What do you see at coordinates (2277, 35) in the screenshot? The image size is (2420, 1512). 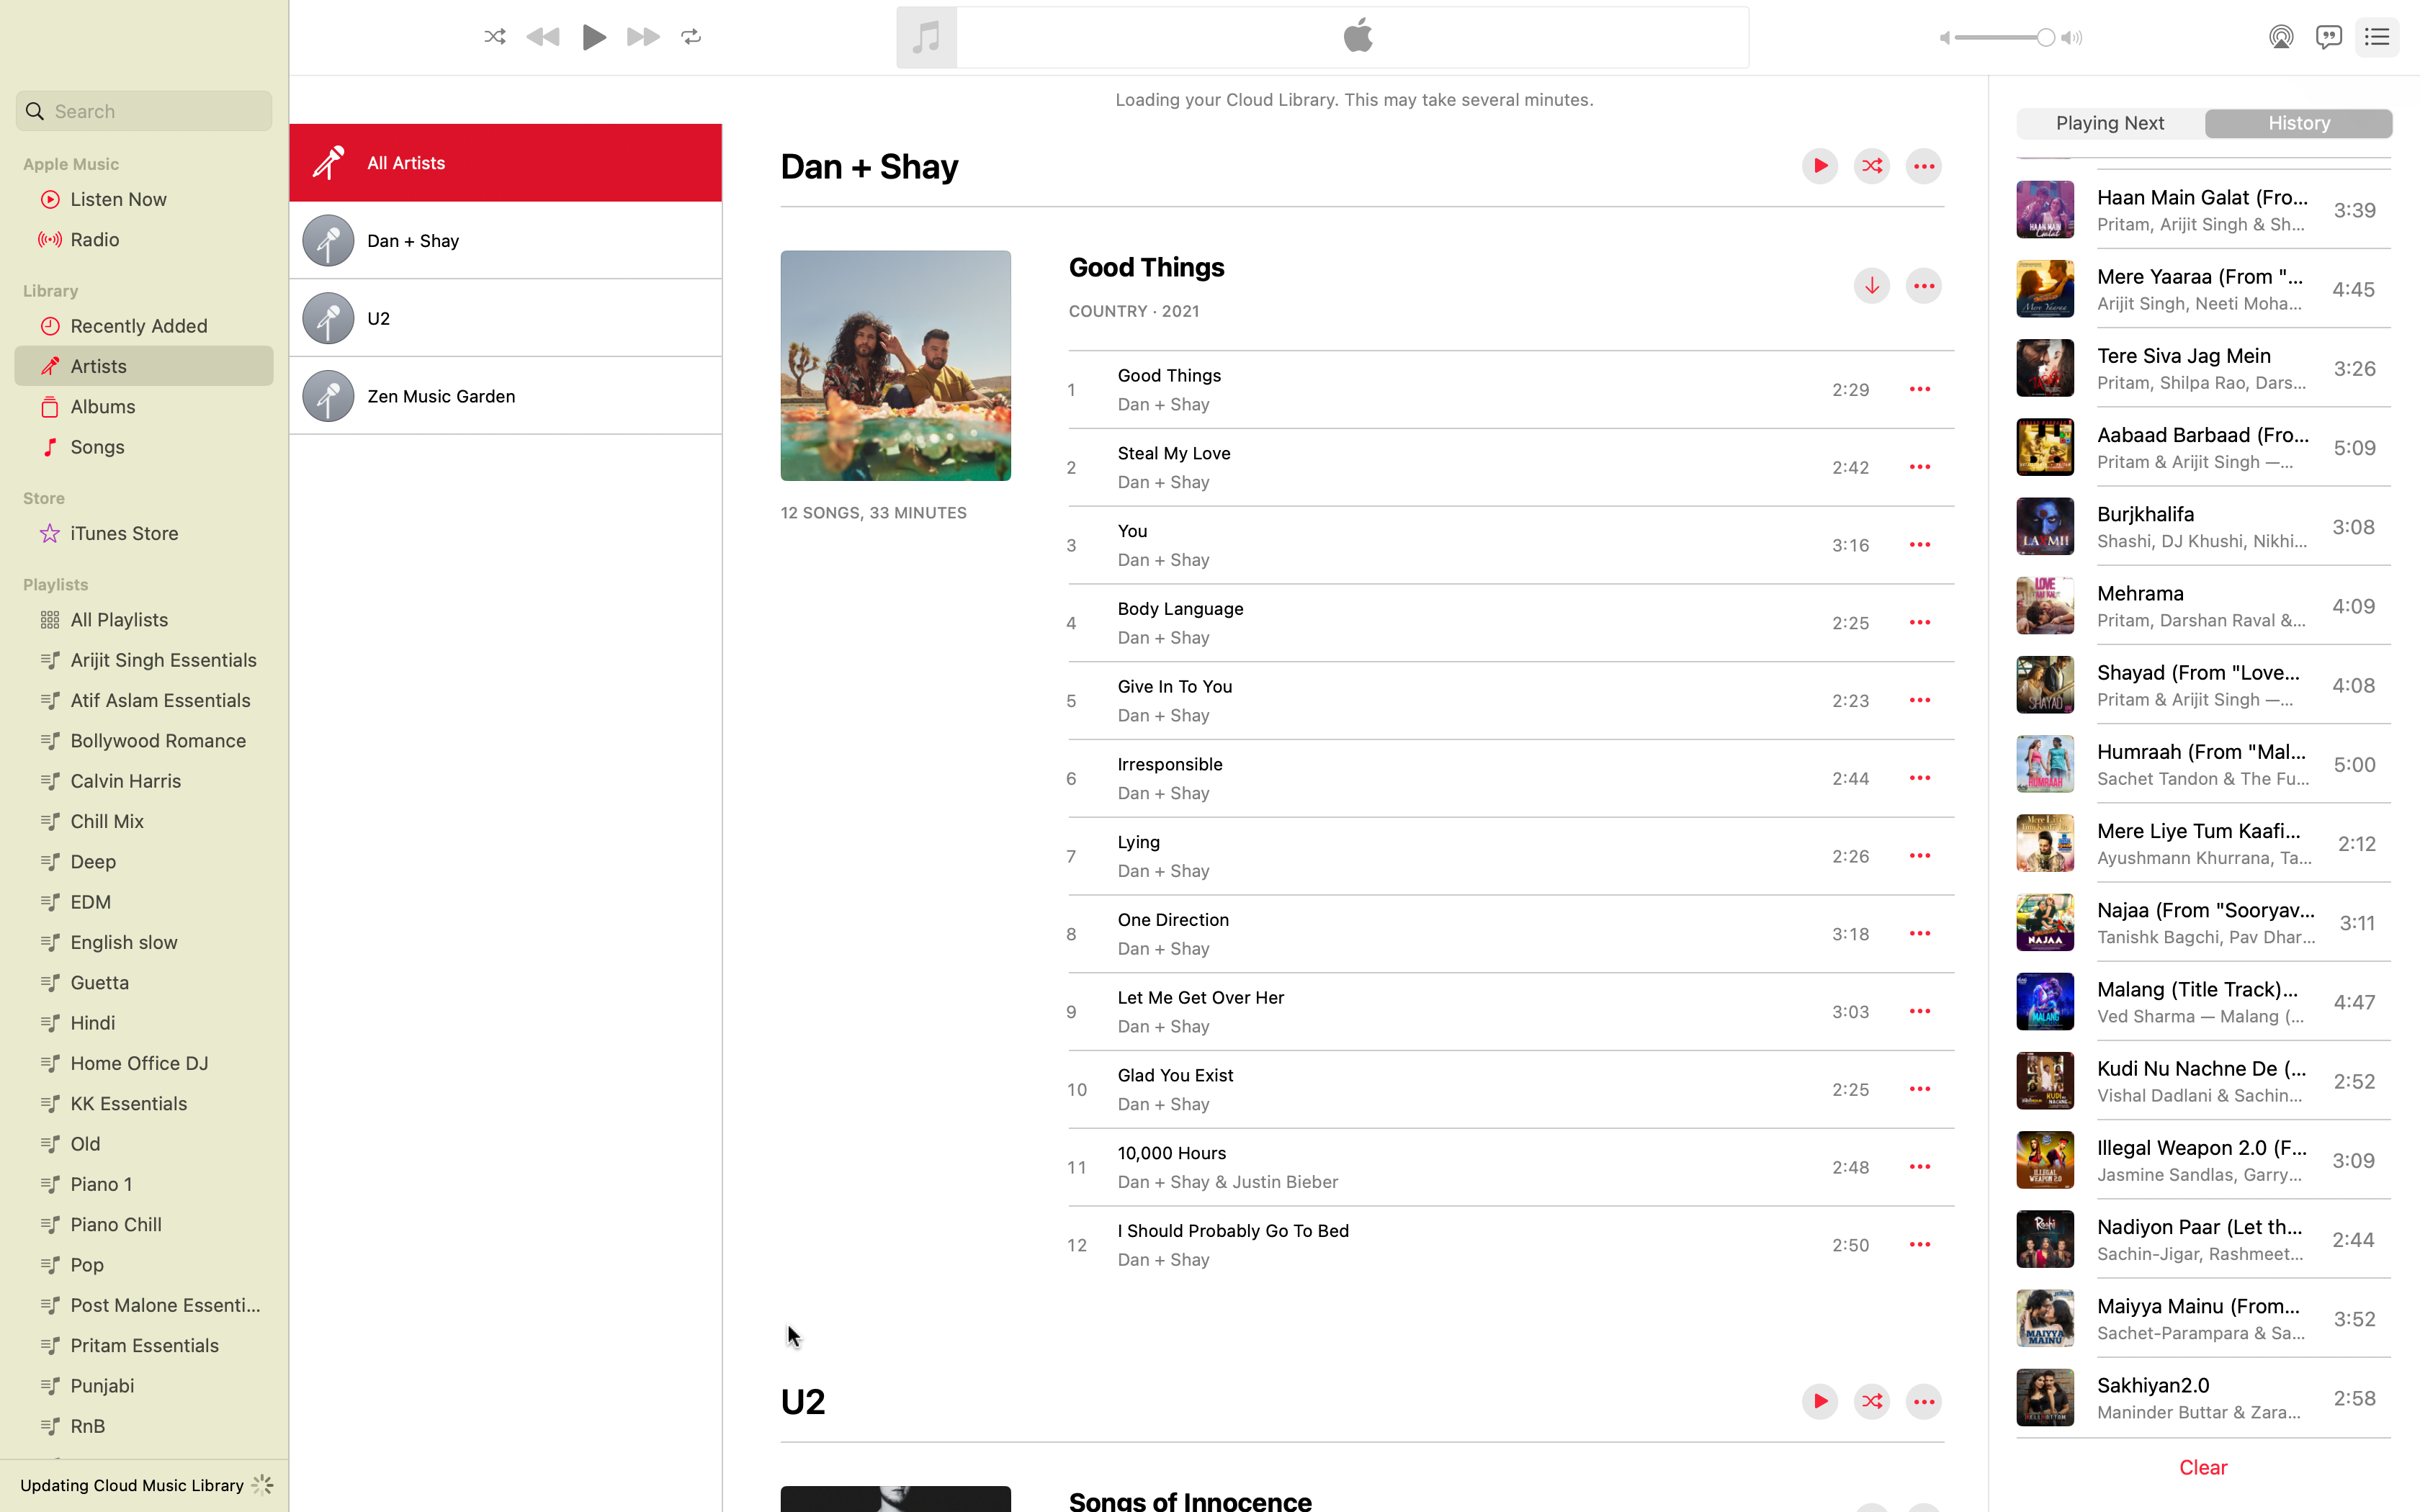 I see `Activate airplay functionality for the music platform` at bounding box center [2277, 35].